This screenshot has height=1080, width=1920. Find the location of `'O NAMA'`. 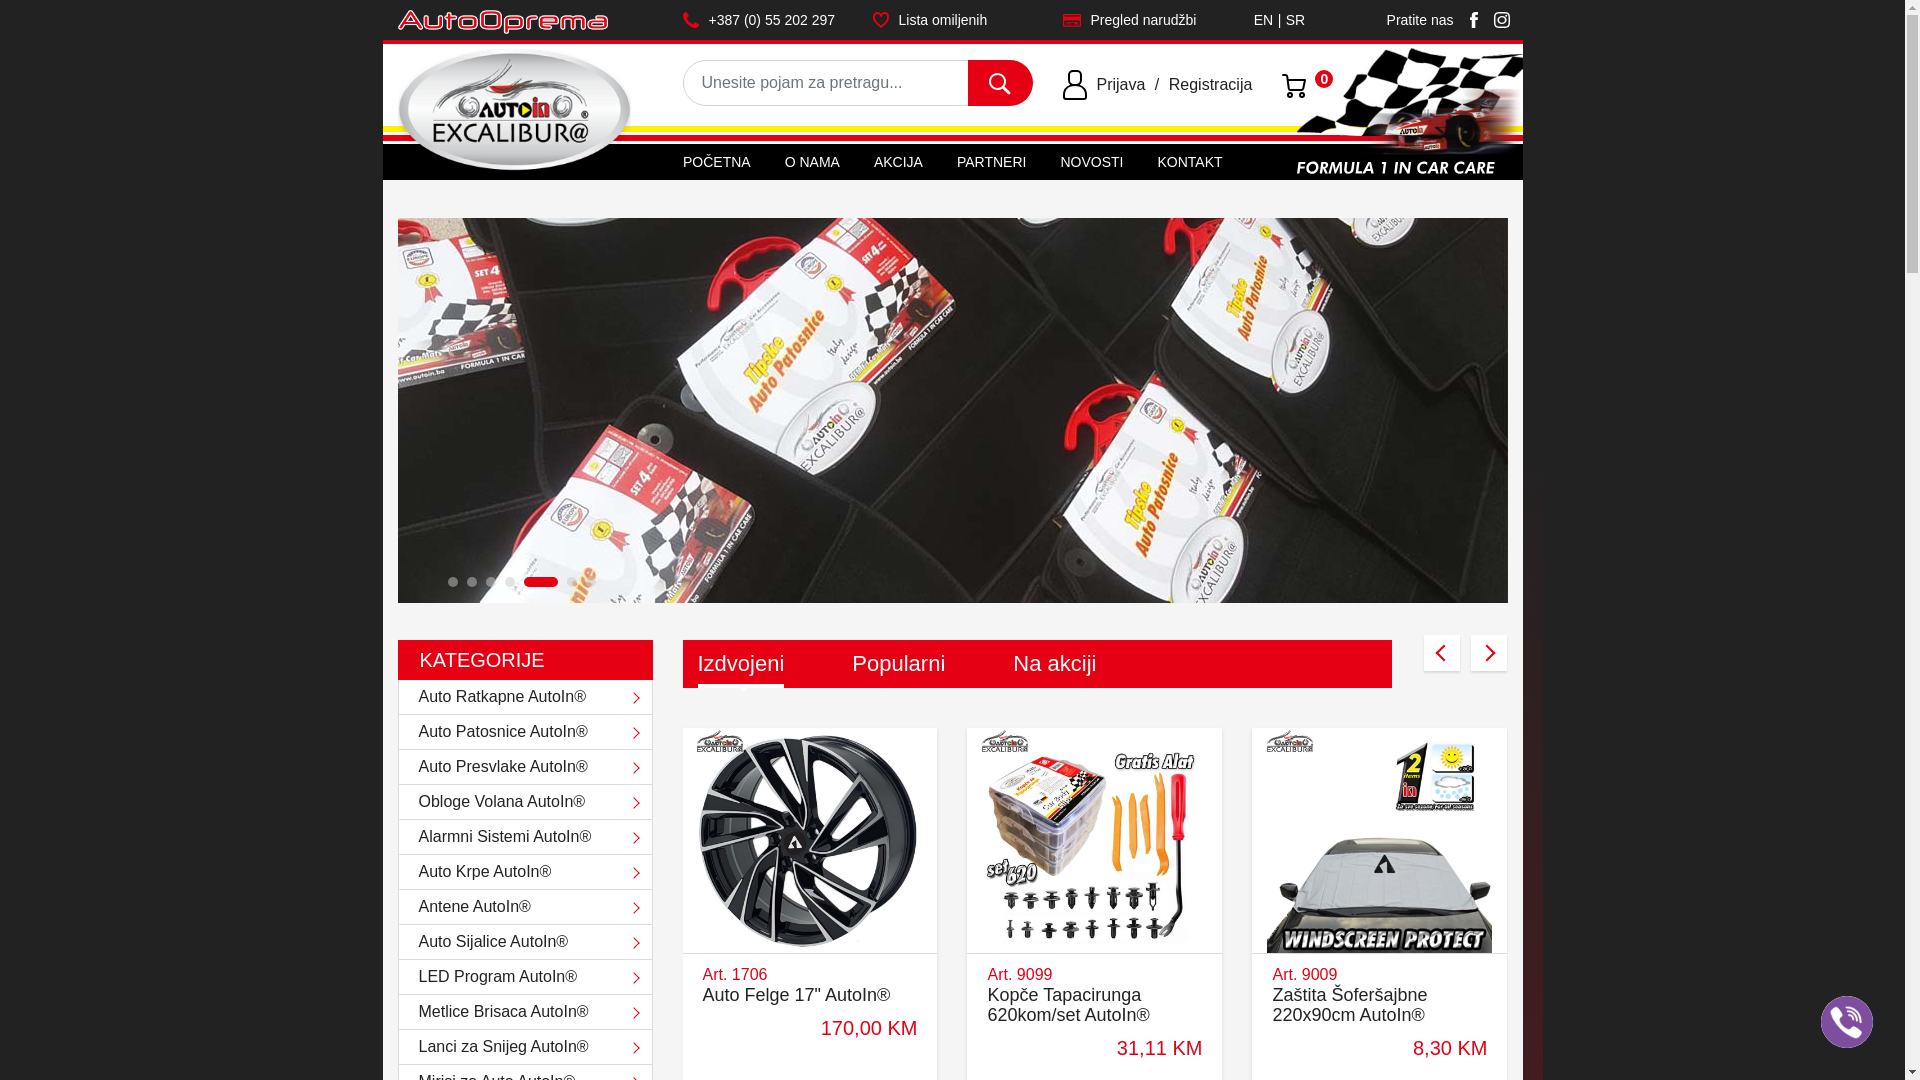

'O NAMA' is located at coordinates (812, 161).